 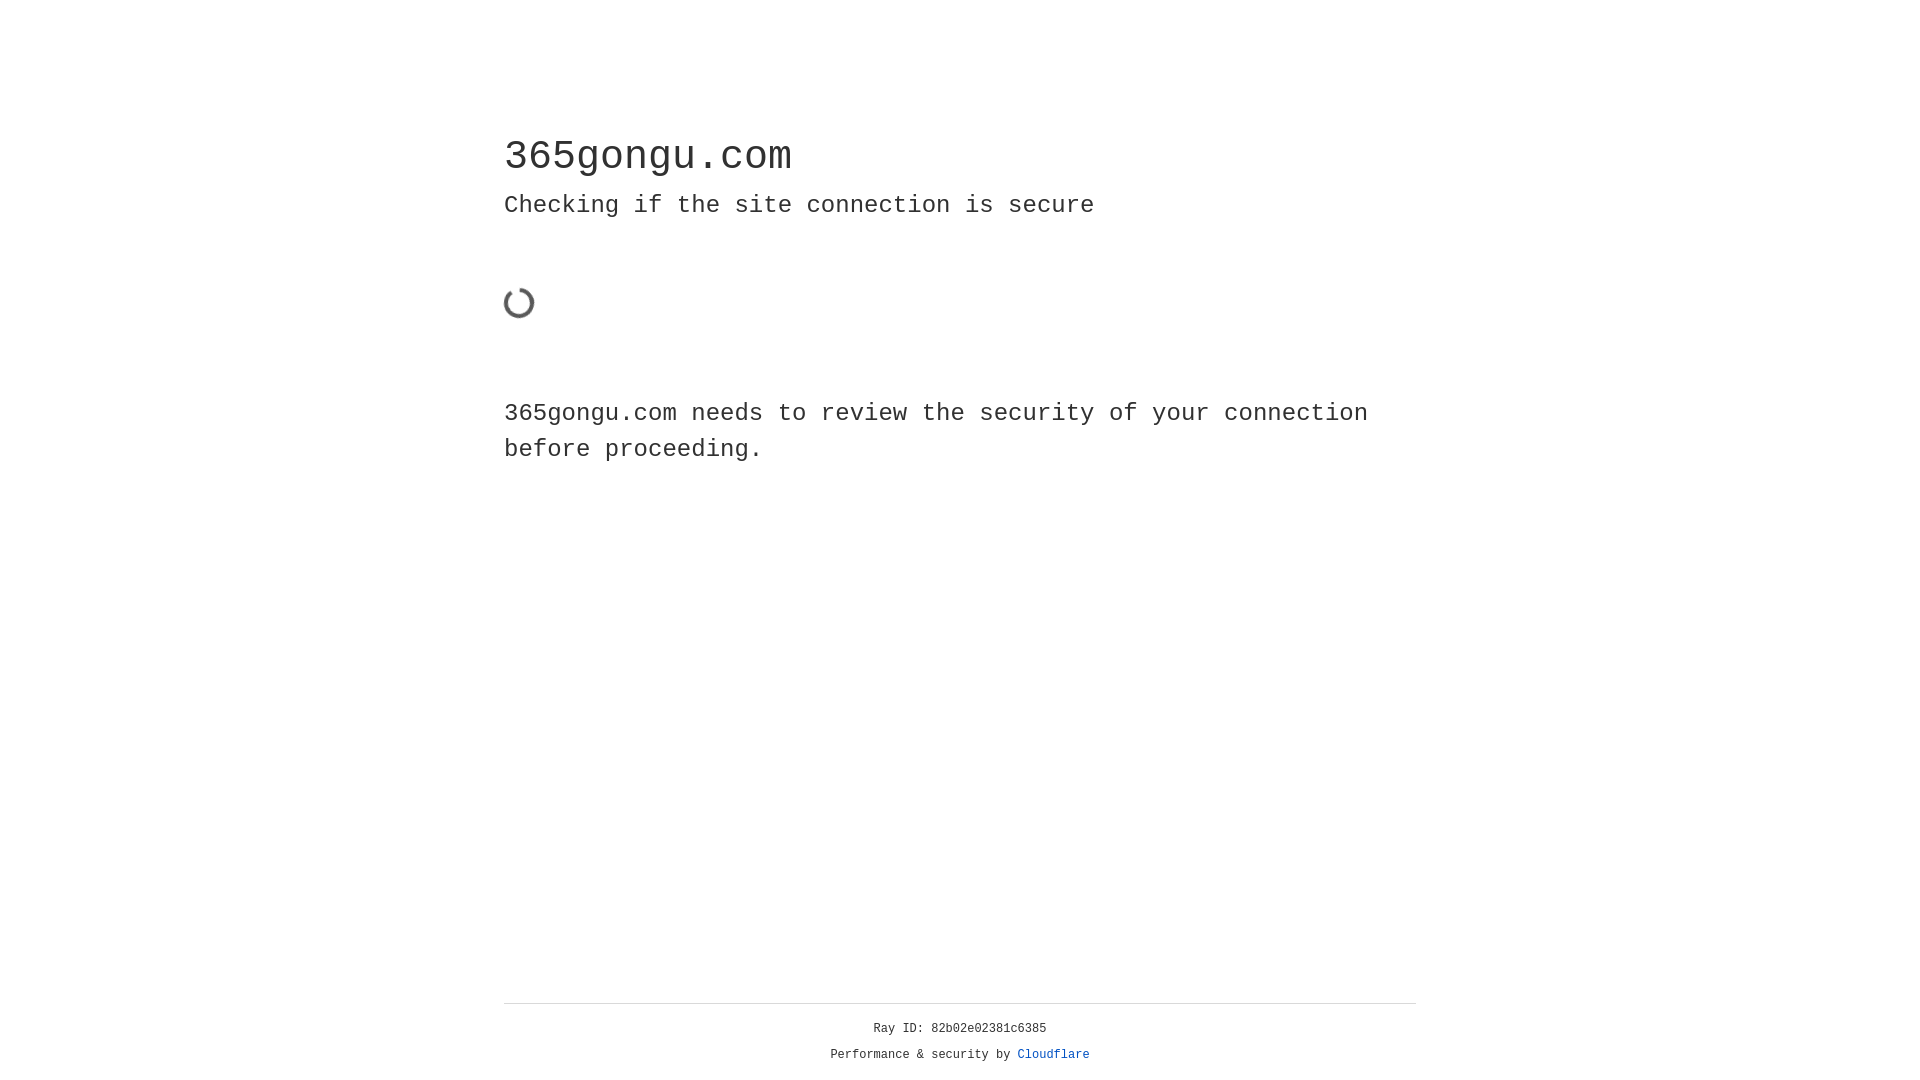 I want to click on 'Cloudflare', so click(x=1053, y=1054).